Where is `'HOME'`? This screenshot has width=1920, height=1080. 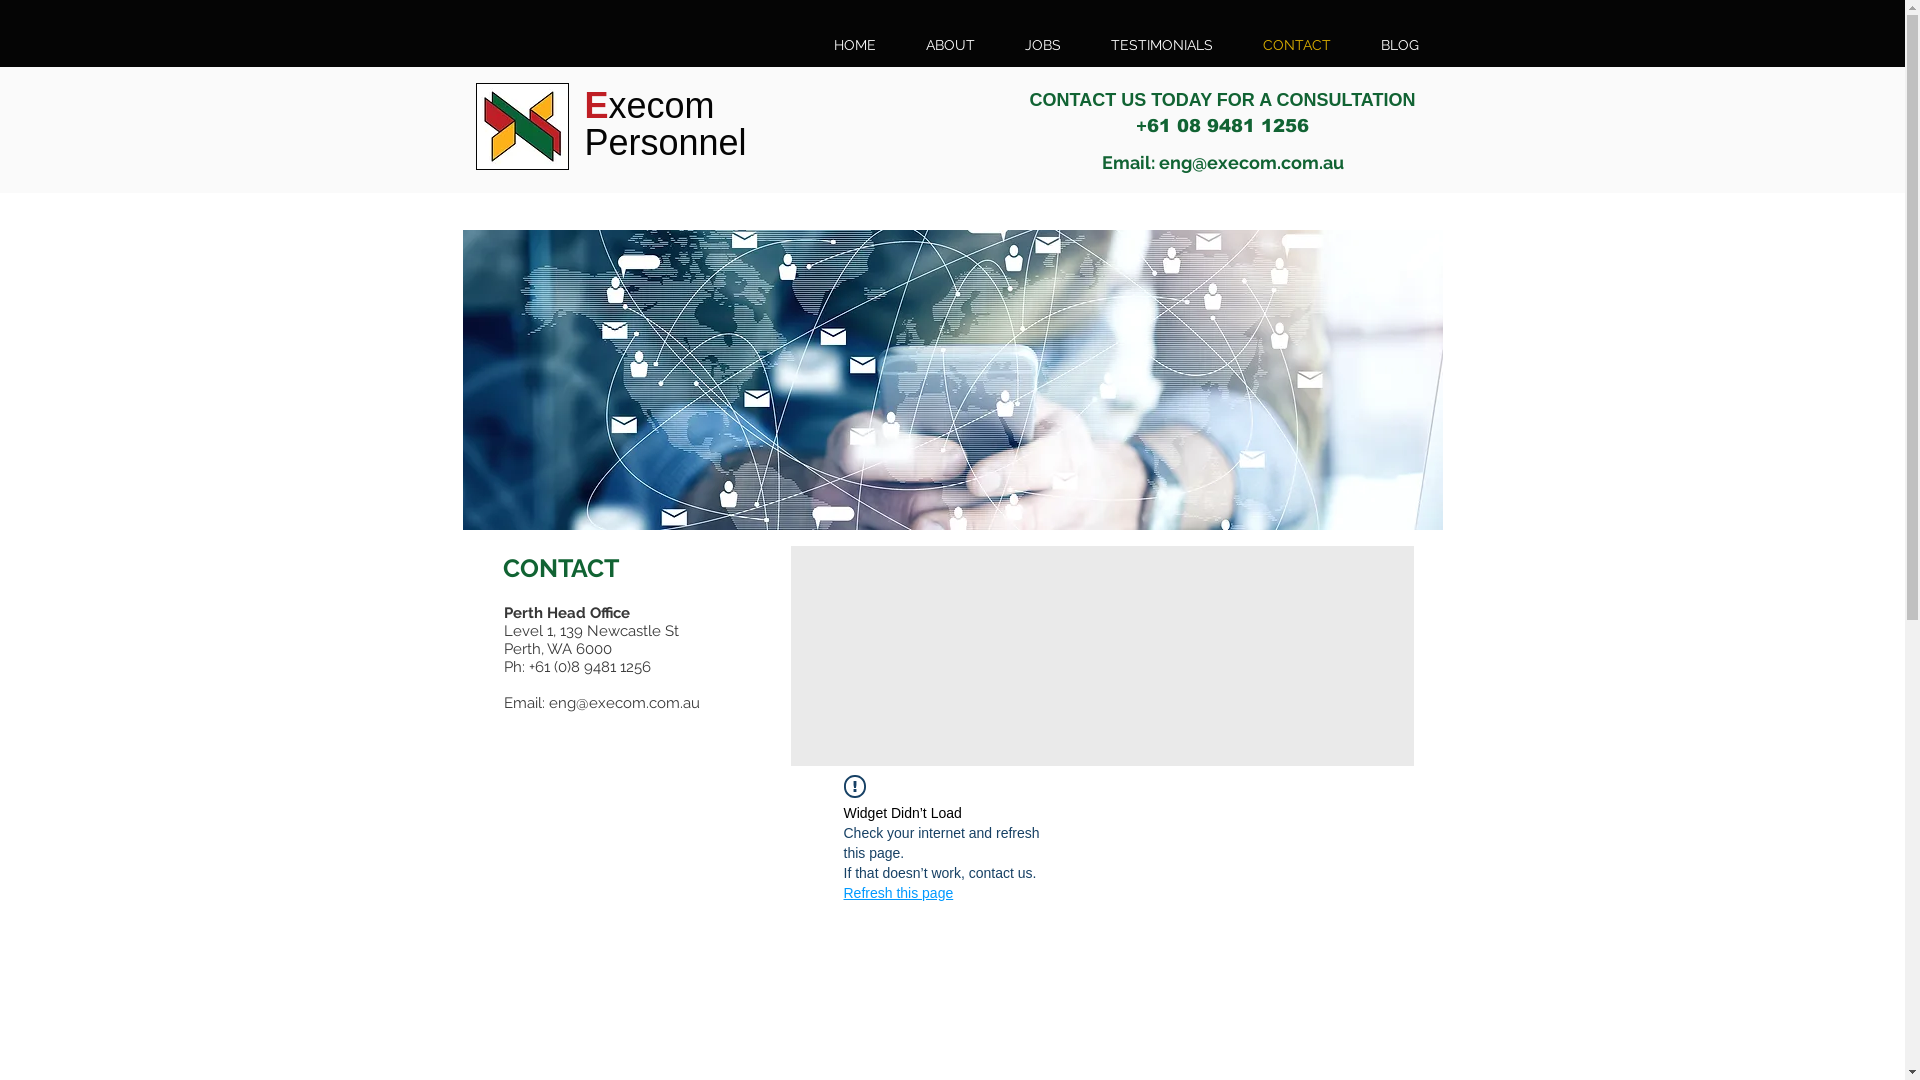
'HOME' is located at coordinates (854, 45).